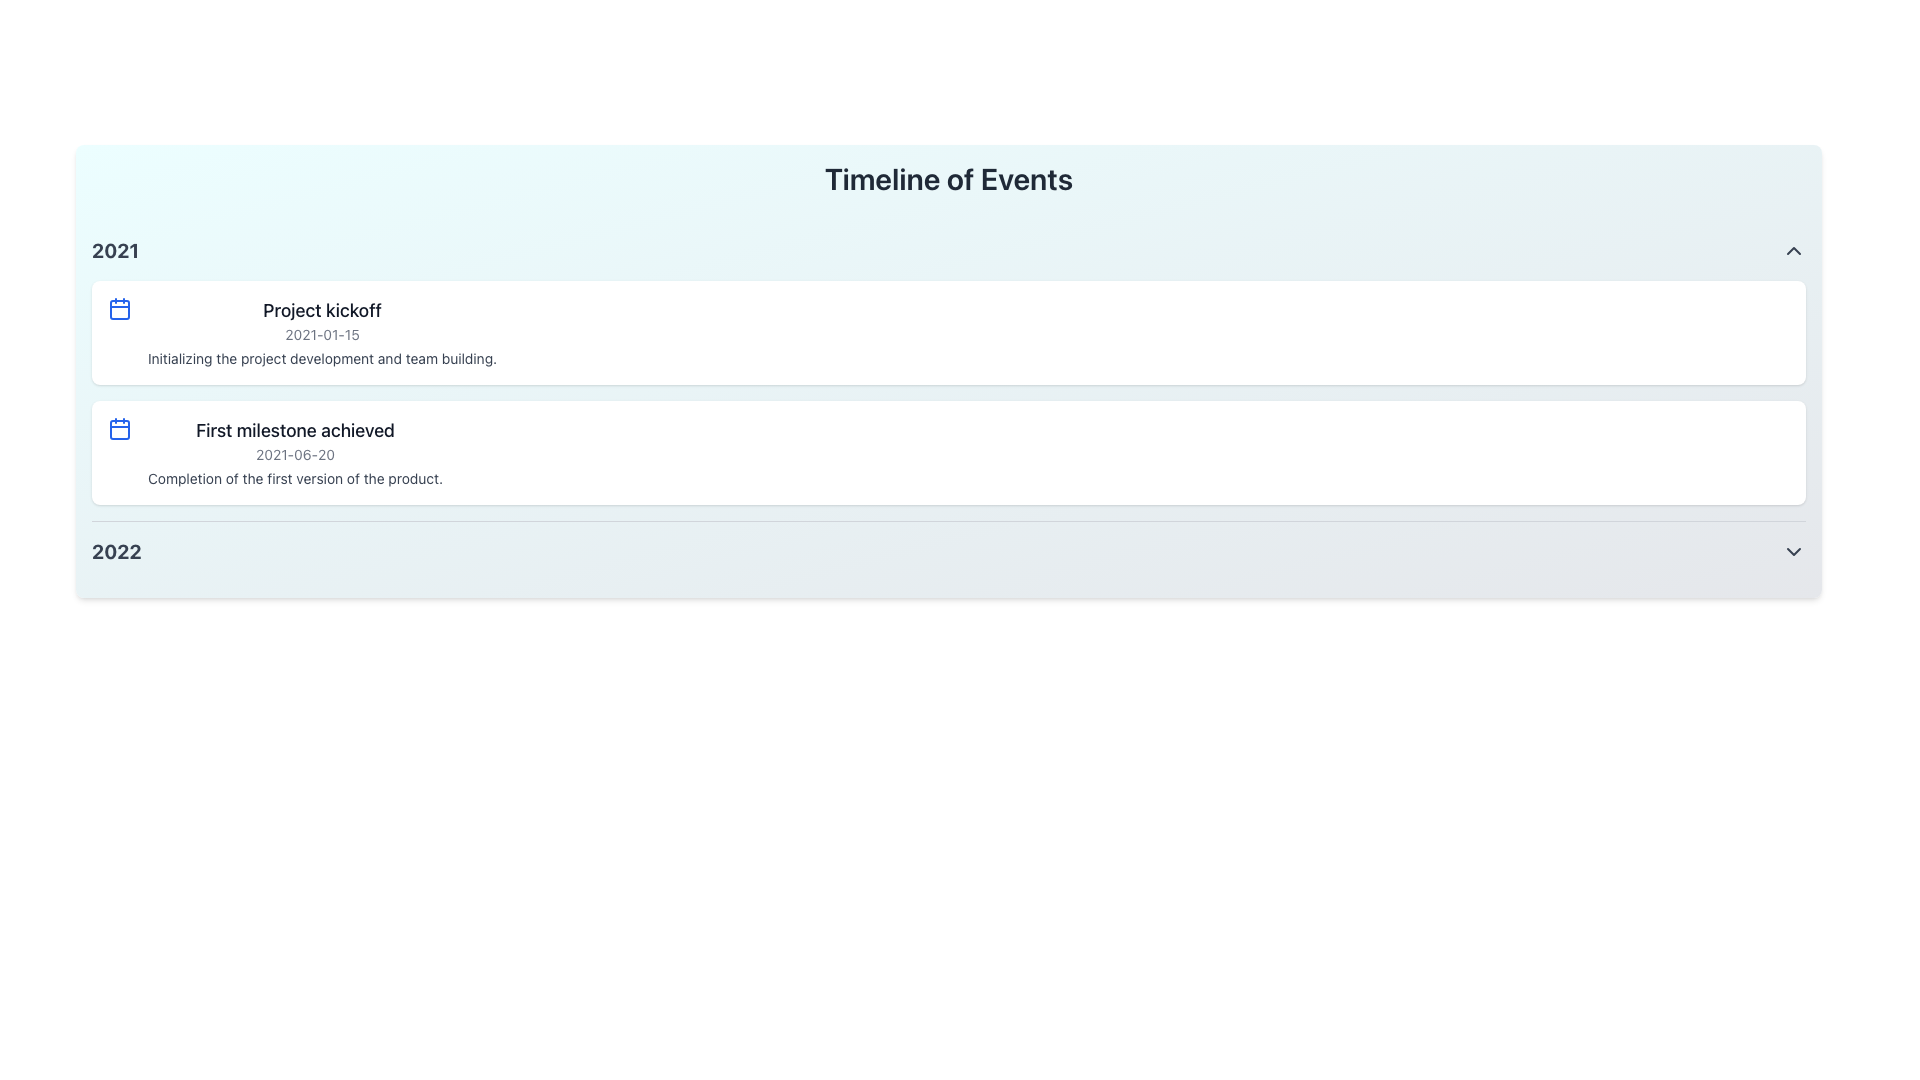 The width and height of the screenshot is (1920, 1080). Describe the element at coordinates (294, 455) in the screenshot. I see `the date label indicating the milestone achieved in 2021, located between the title and descriptive text in the 'First milestone achieved' section` at that location.